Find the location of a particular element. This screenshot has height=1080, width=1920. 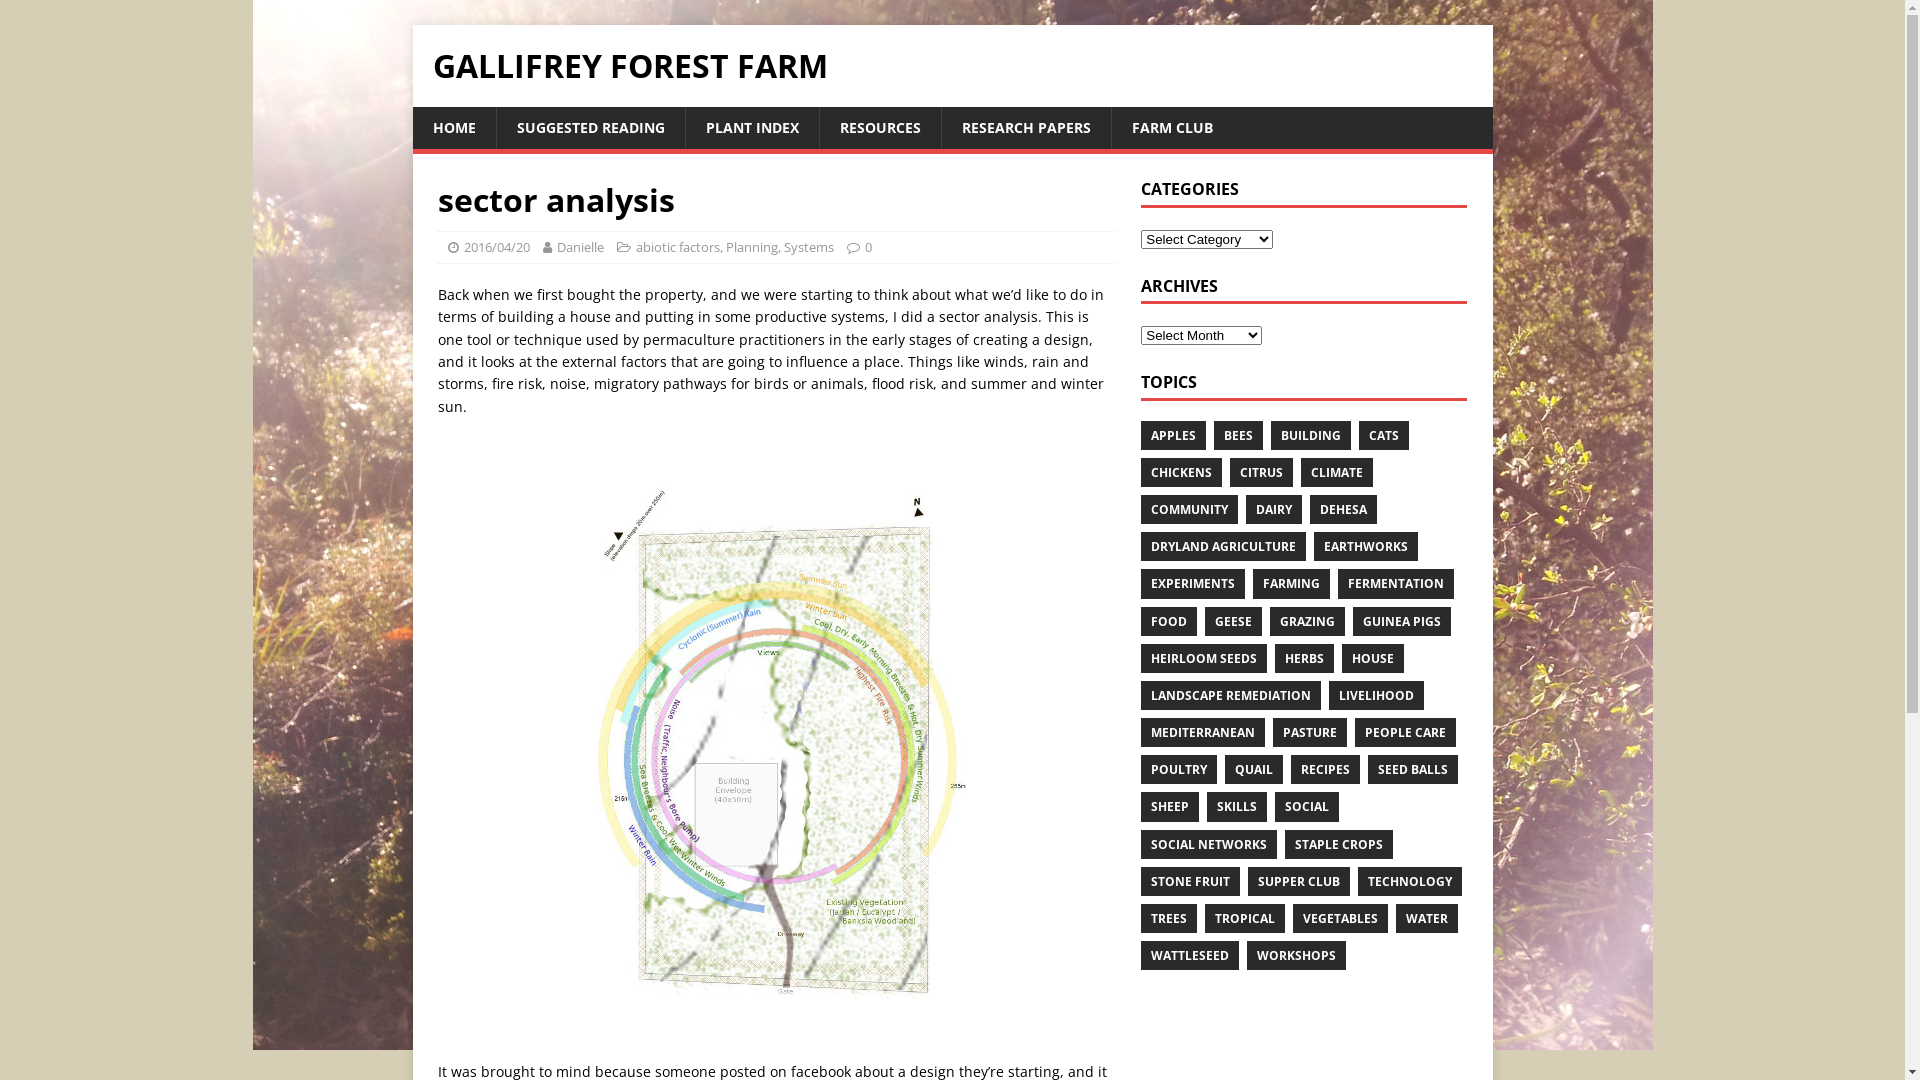

'DEHESA' is located at coordinates (1310, 508).